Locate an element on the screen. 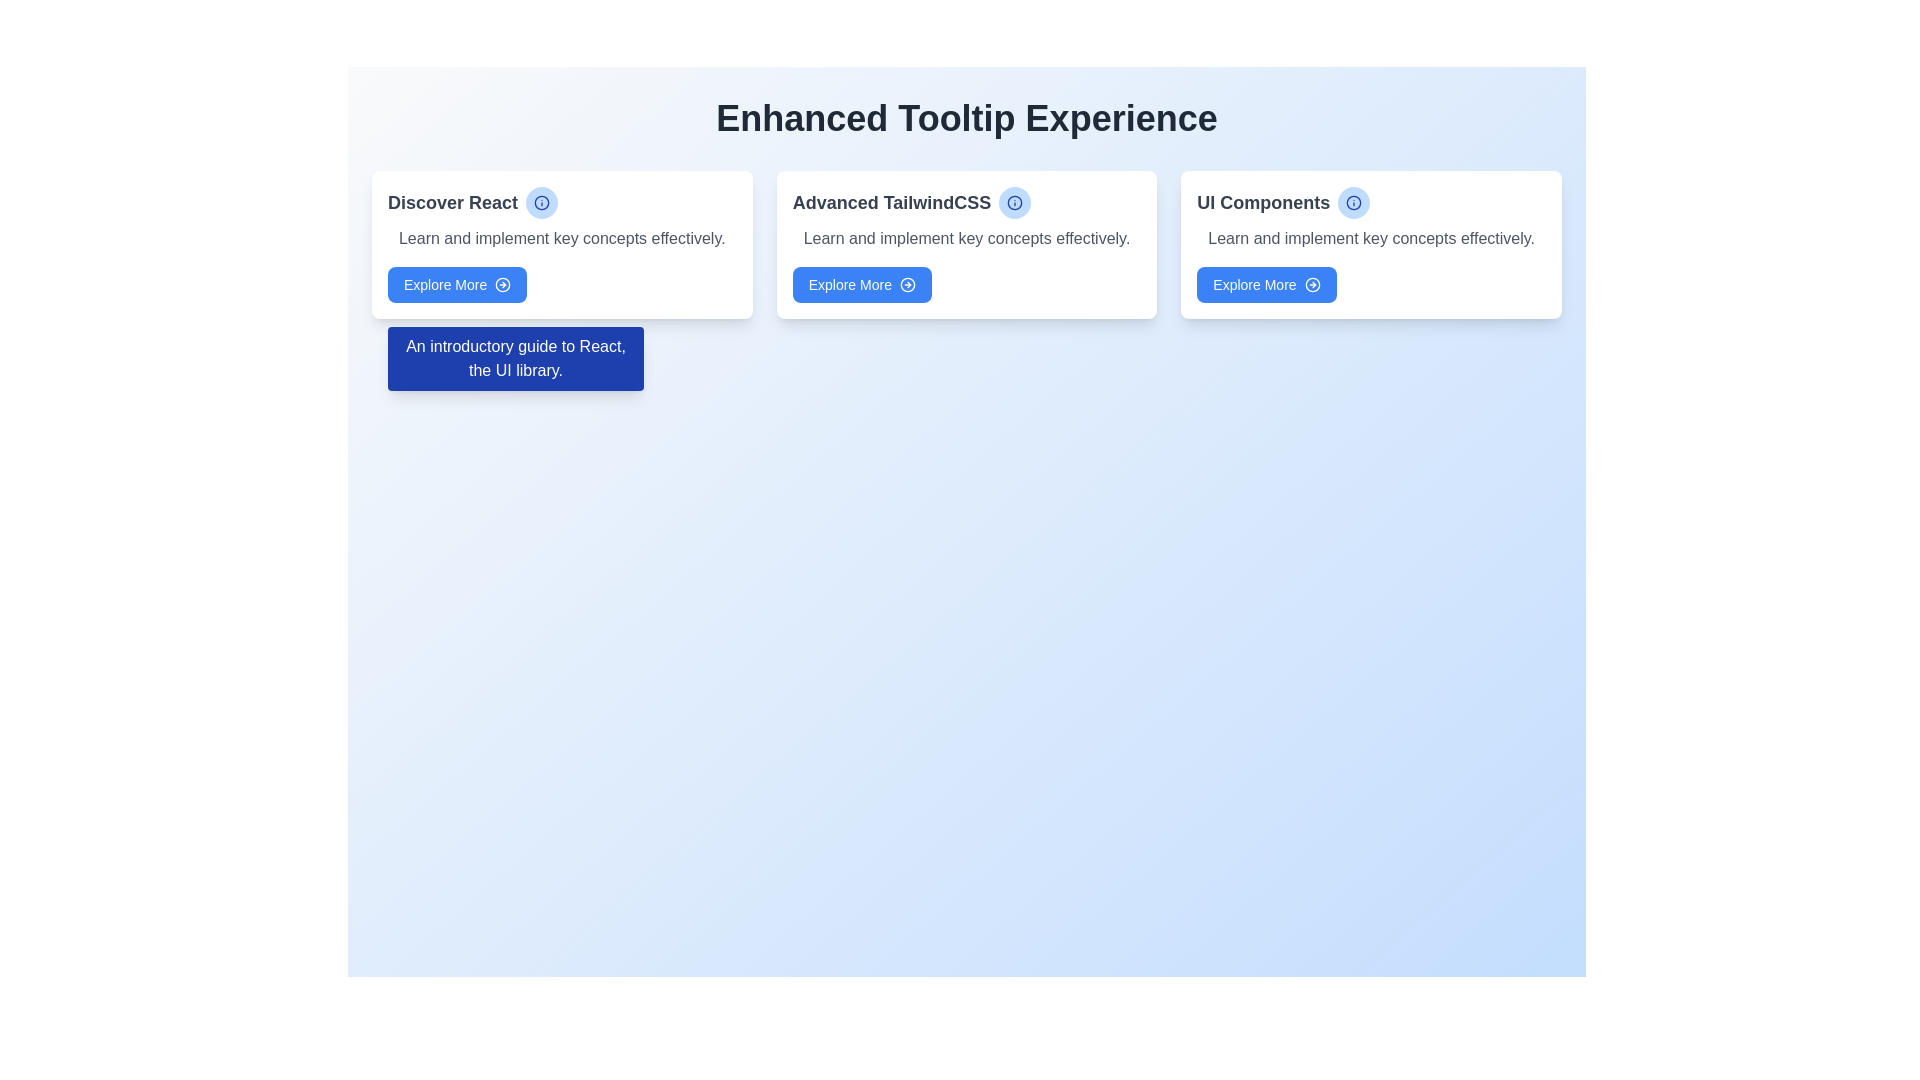  the static text element that reads 'Learn and implement key concepts effectively.' which is styled in gray and positioned between the heading 'UI Components' and the button 'Explore More' is located at coordinates (1370, 238).